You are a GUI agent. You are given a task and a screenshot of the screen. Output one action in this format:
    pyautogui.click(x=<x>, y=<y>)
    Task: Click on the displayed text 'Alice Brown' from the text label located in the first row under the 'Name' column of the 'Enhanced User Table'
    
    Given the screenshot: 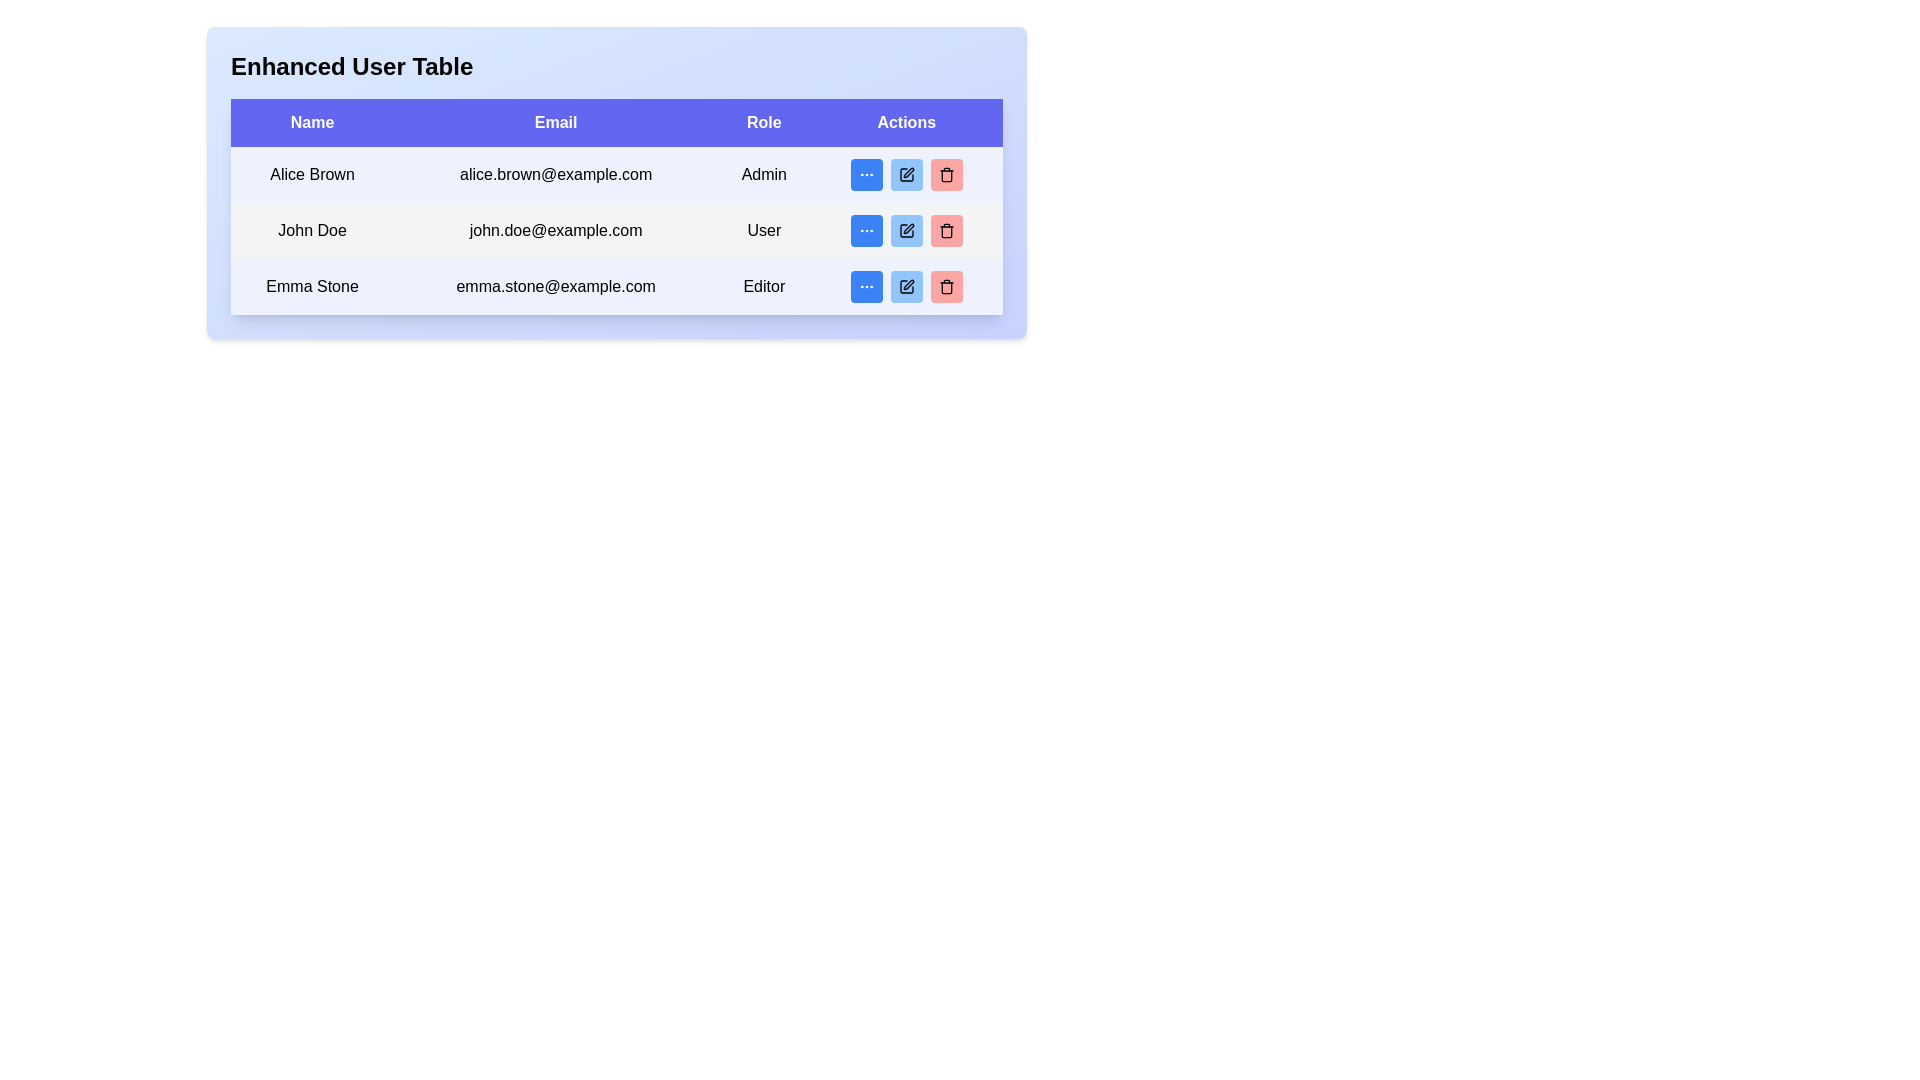 What is the action you would take?
    pyautogui.click(x=311, y=173)
    